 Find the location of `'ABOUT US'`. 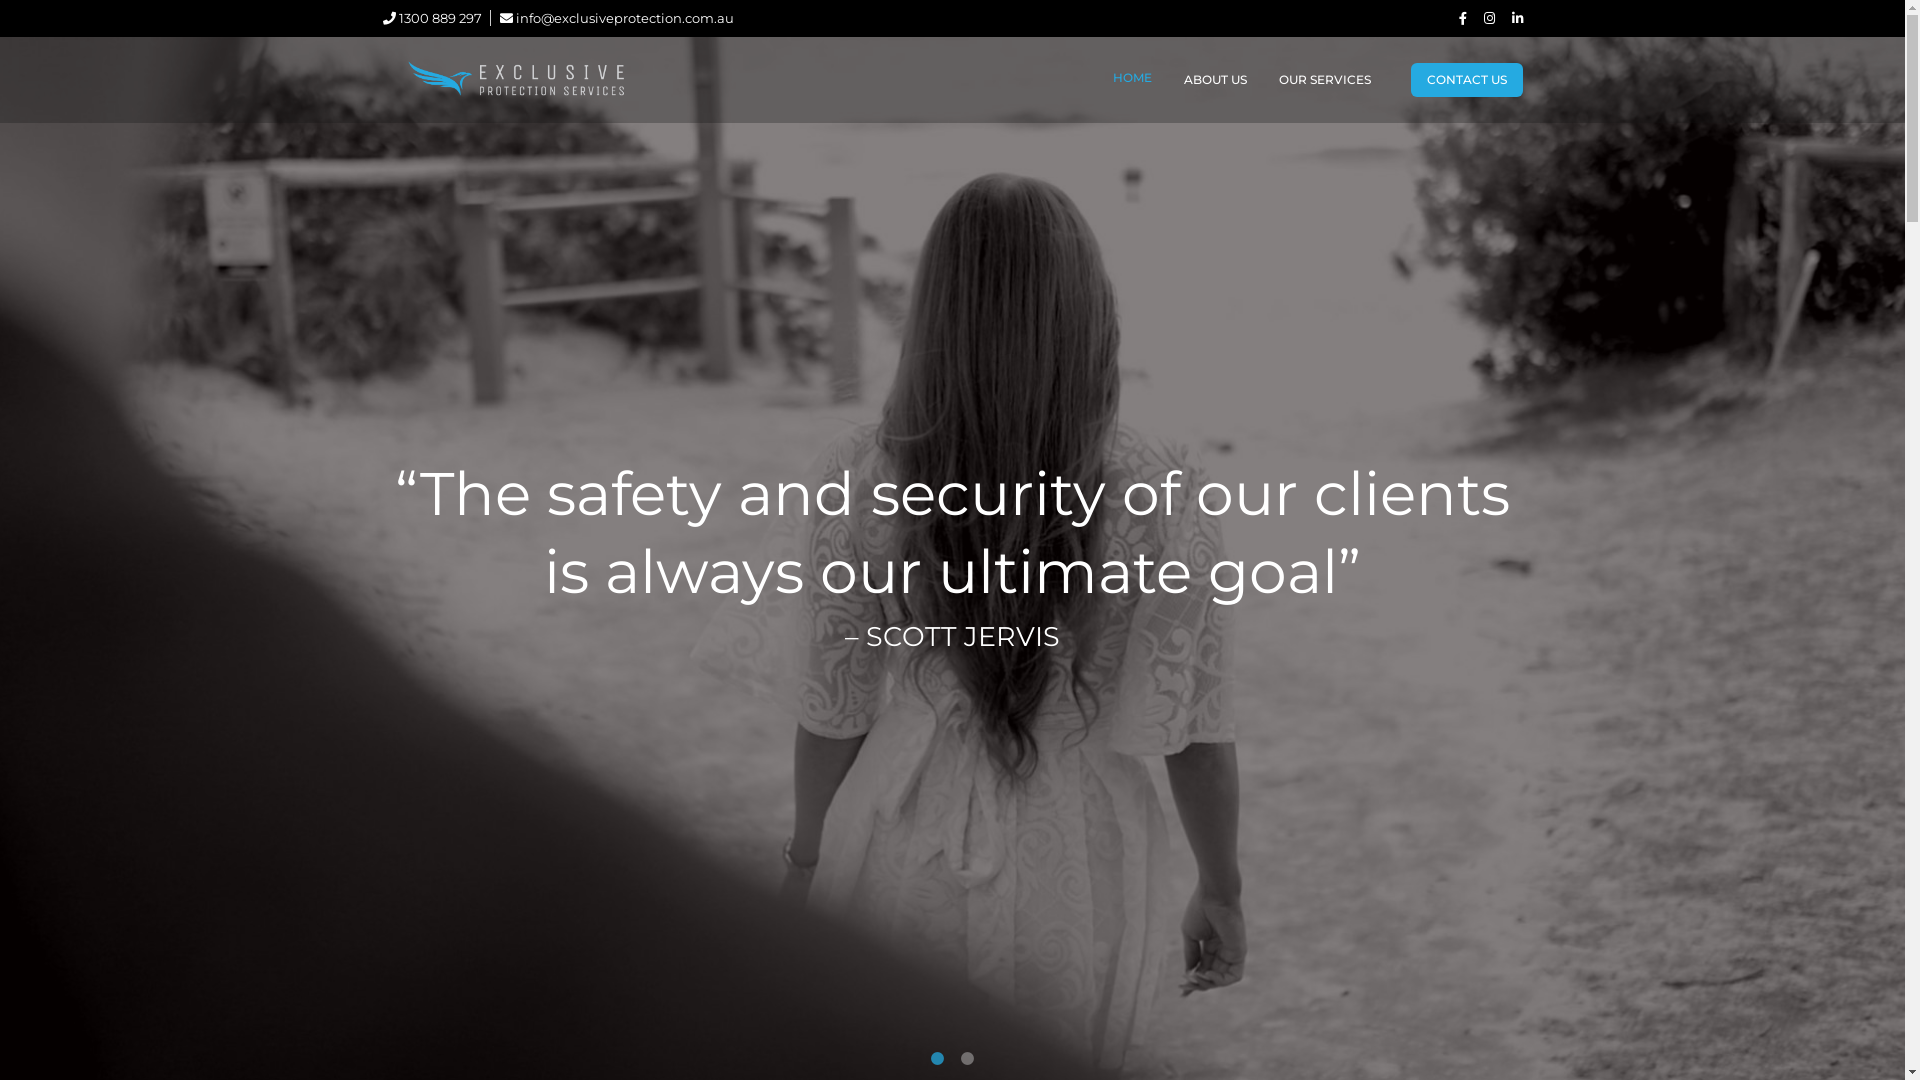

'ABOUT US' is located at coordinates (1214, 79).